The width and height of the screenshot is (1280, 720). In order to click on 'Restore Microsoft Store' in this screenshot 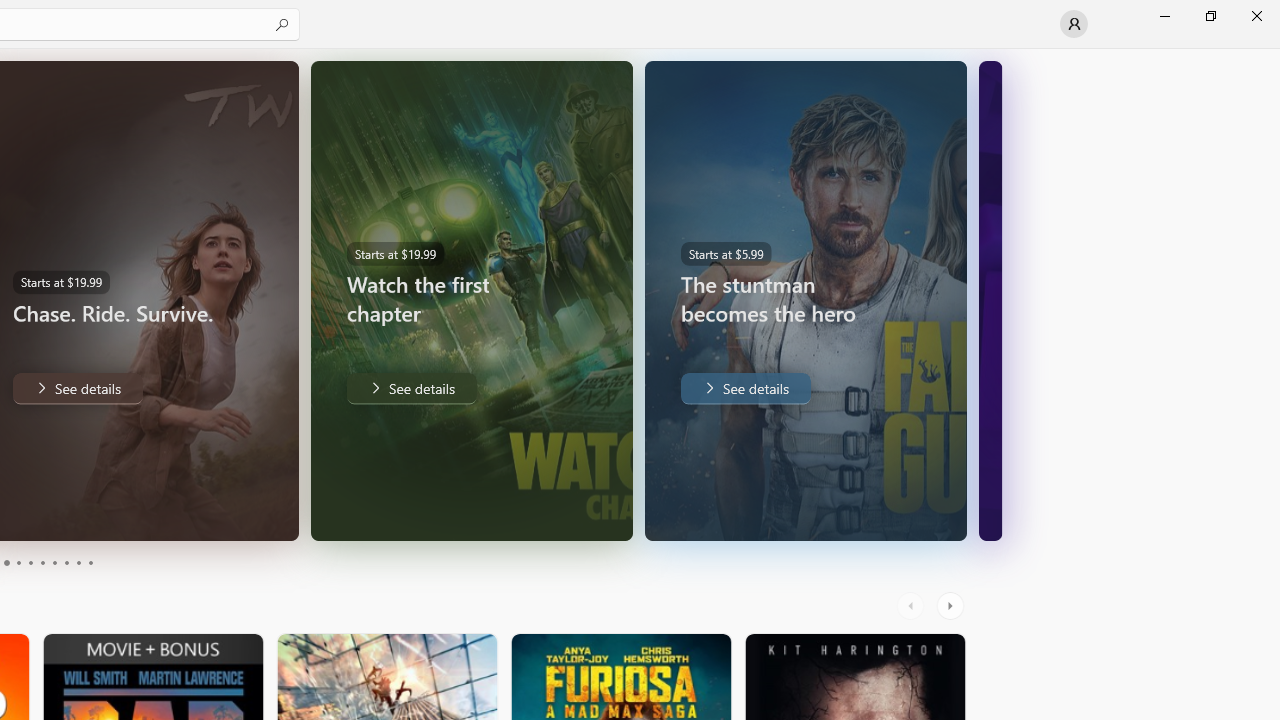, I will do `click(1209, 15)`.